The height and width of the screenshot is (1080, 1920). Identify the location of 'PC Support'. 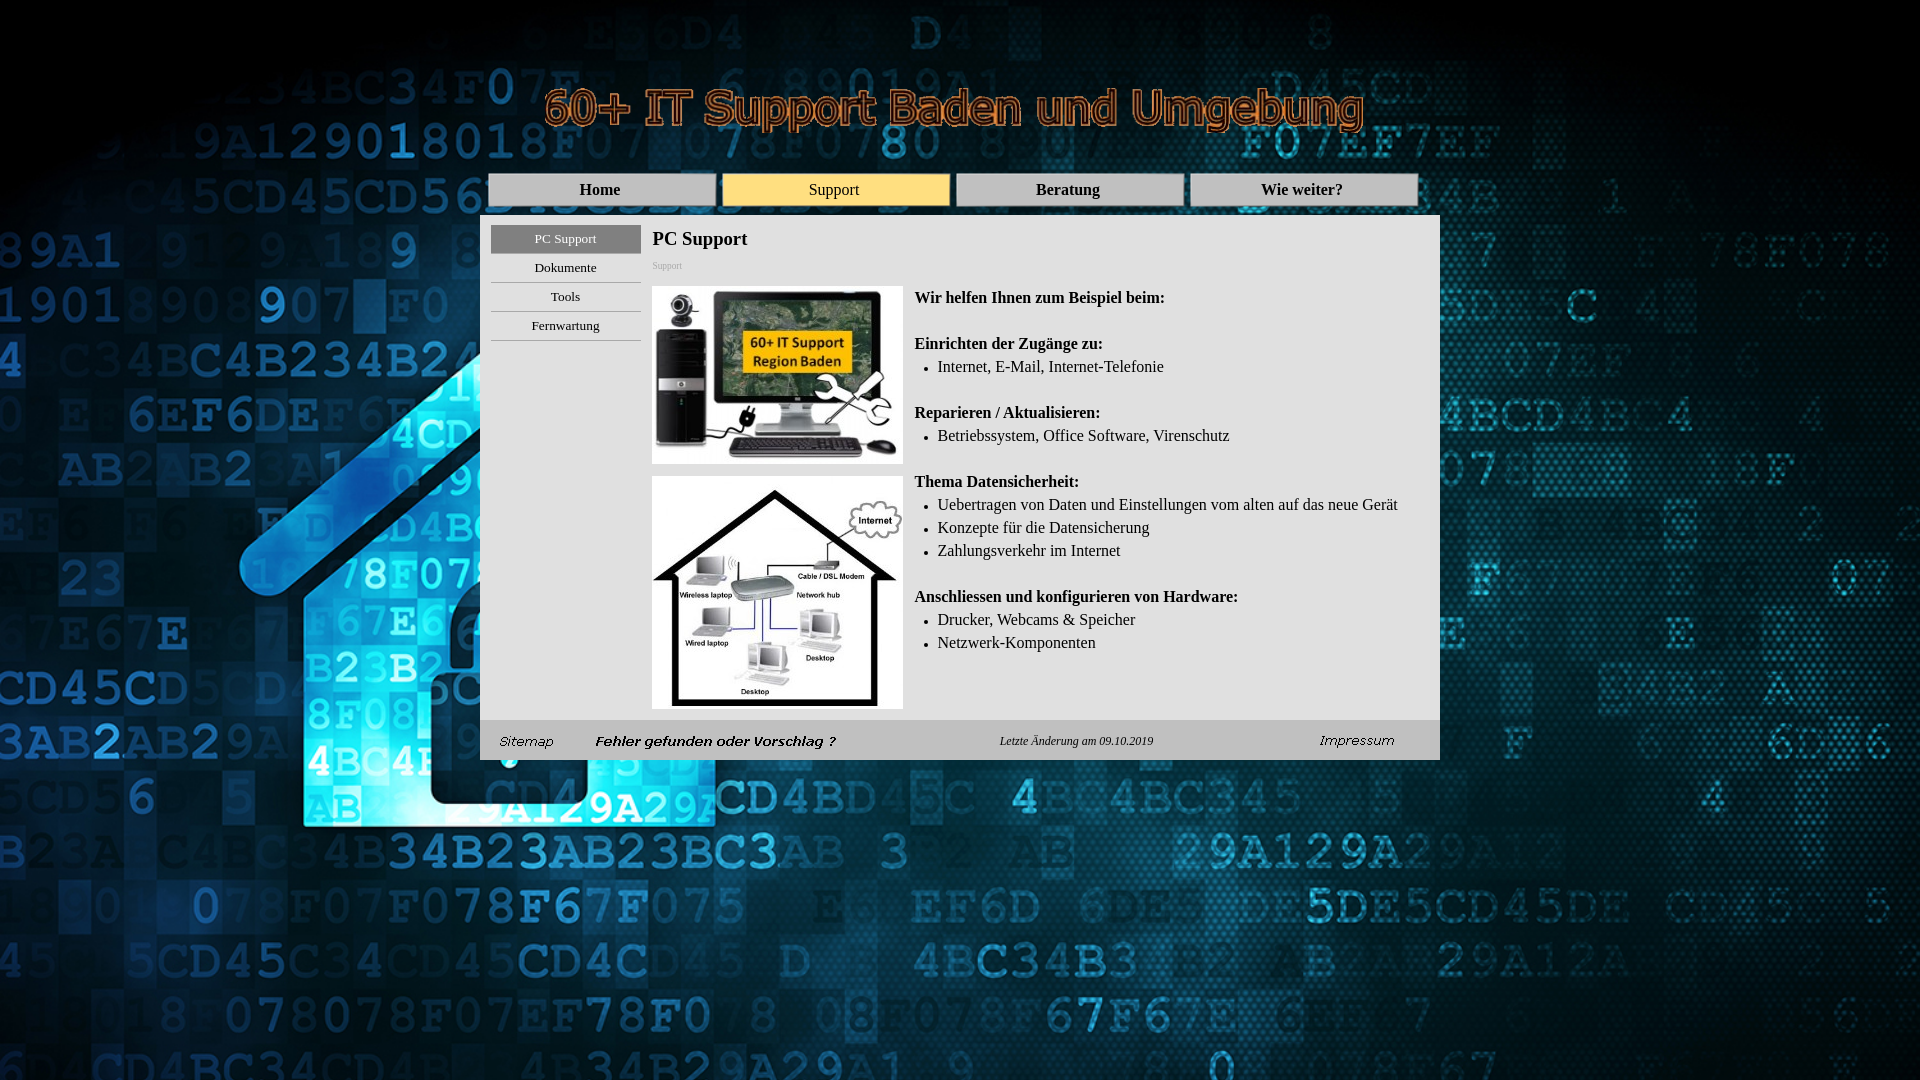
(564, 238).